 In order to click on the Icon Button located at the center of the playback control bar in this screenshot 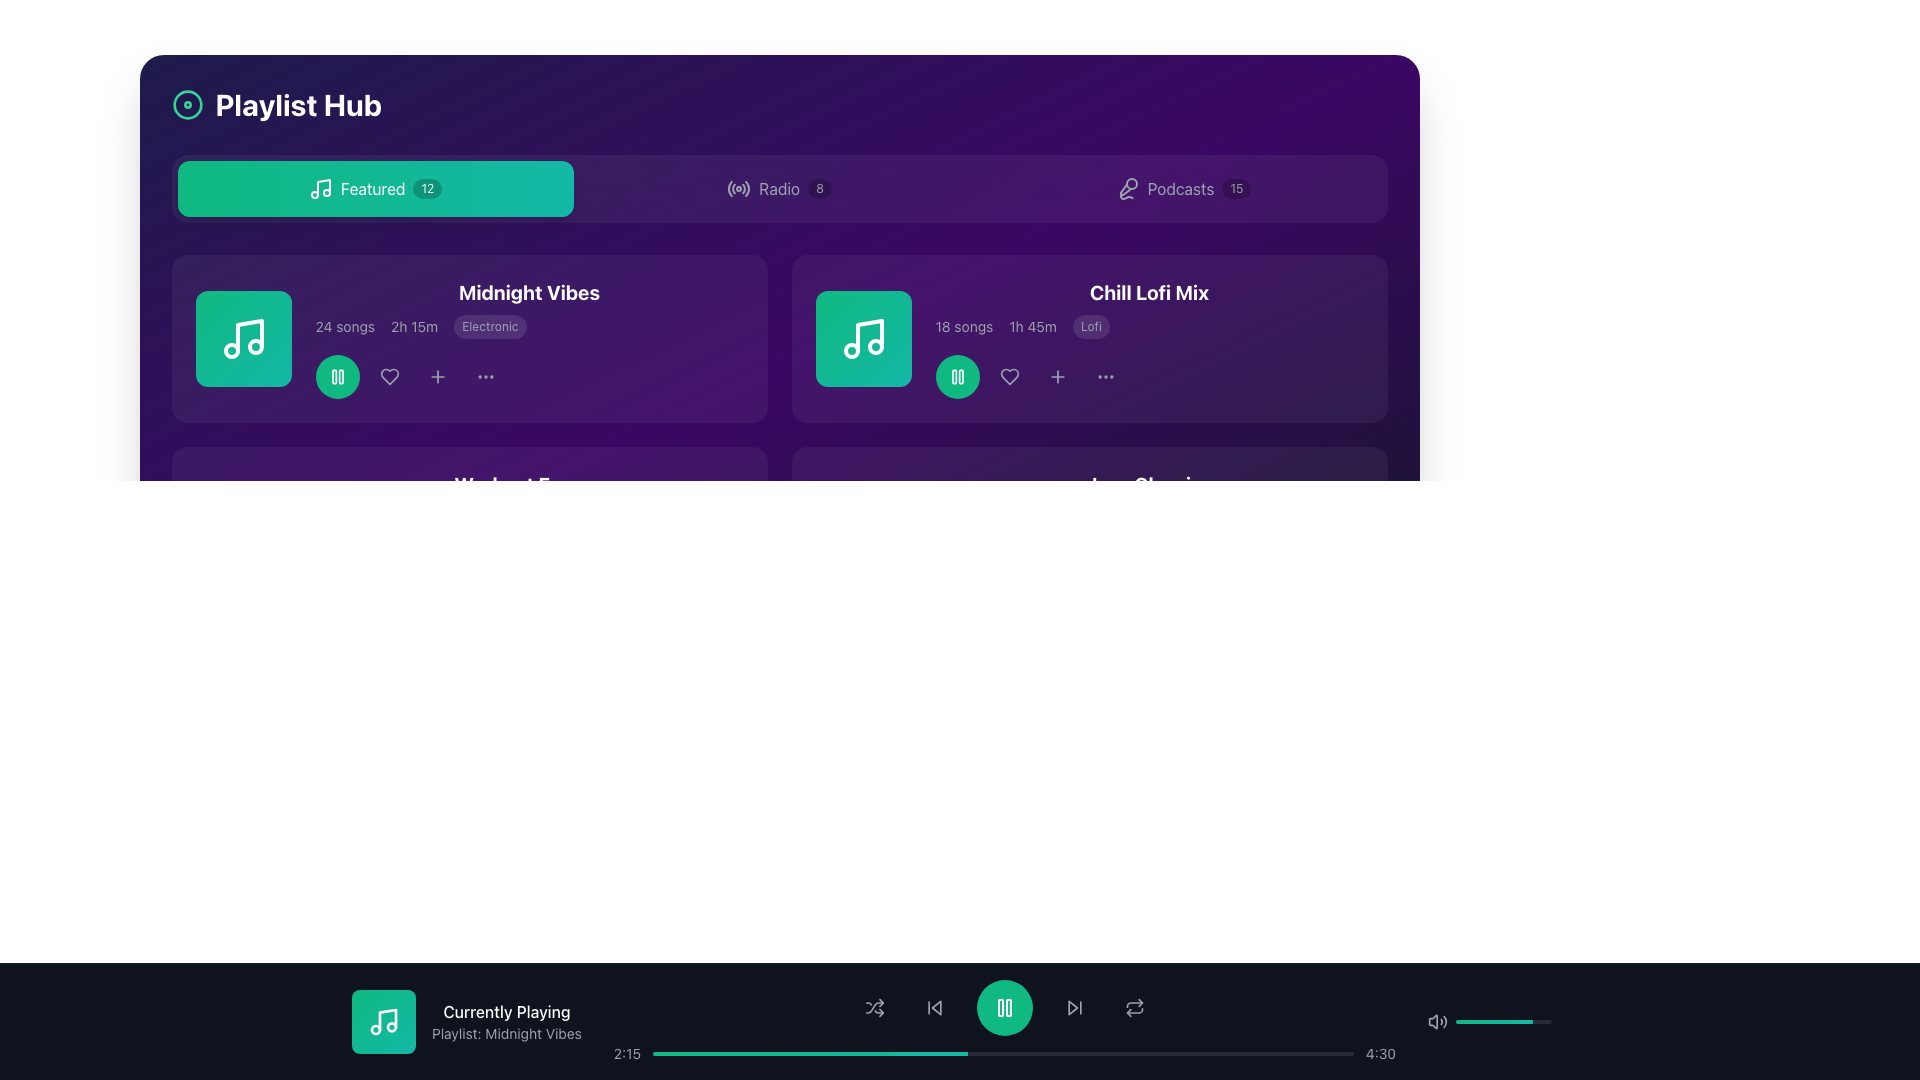, I will do `click(1004, 1007)`.